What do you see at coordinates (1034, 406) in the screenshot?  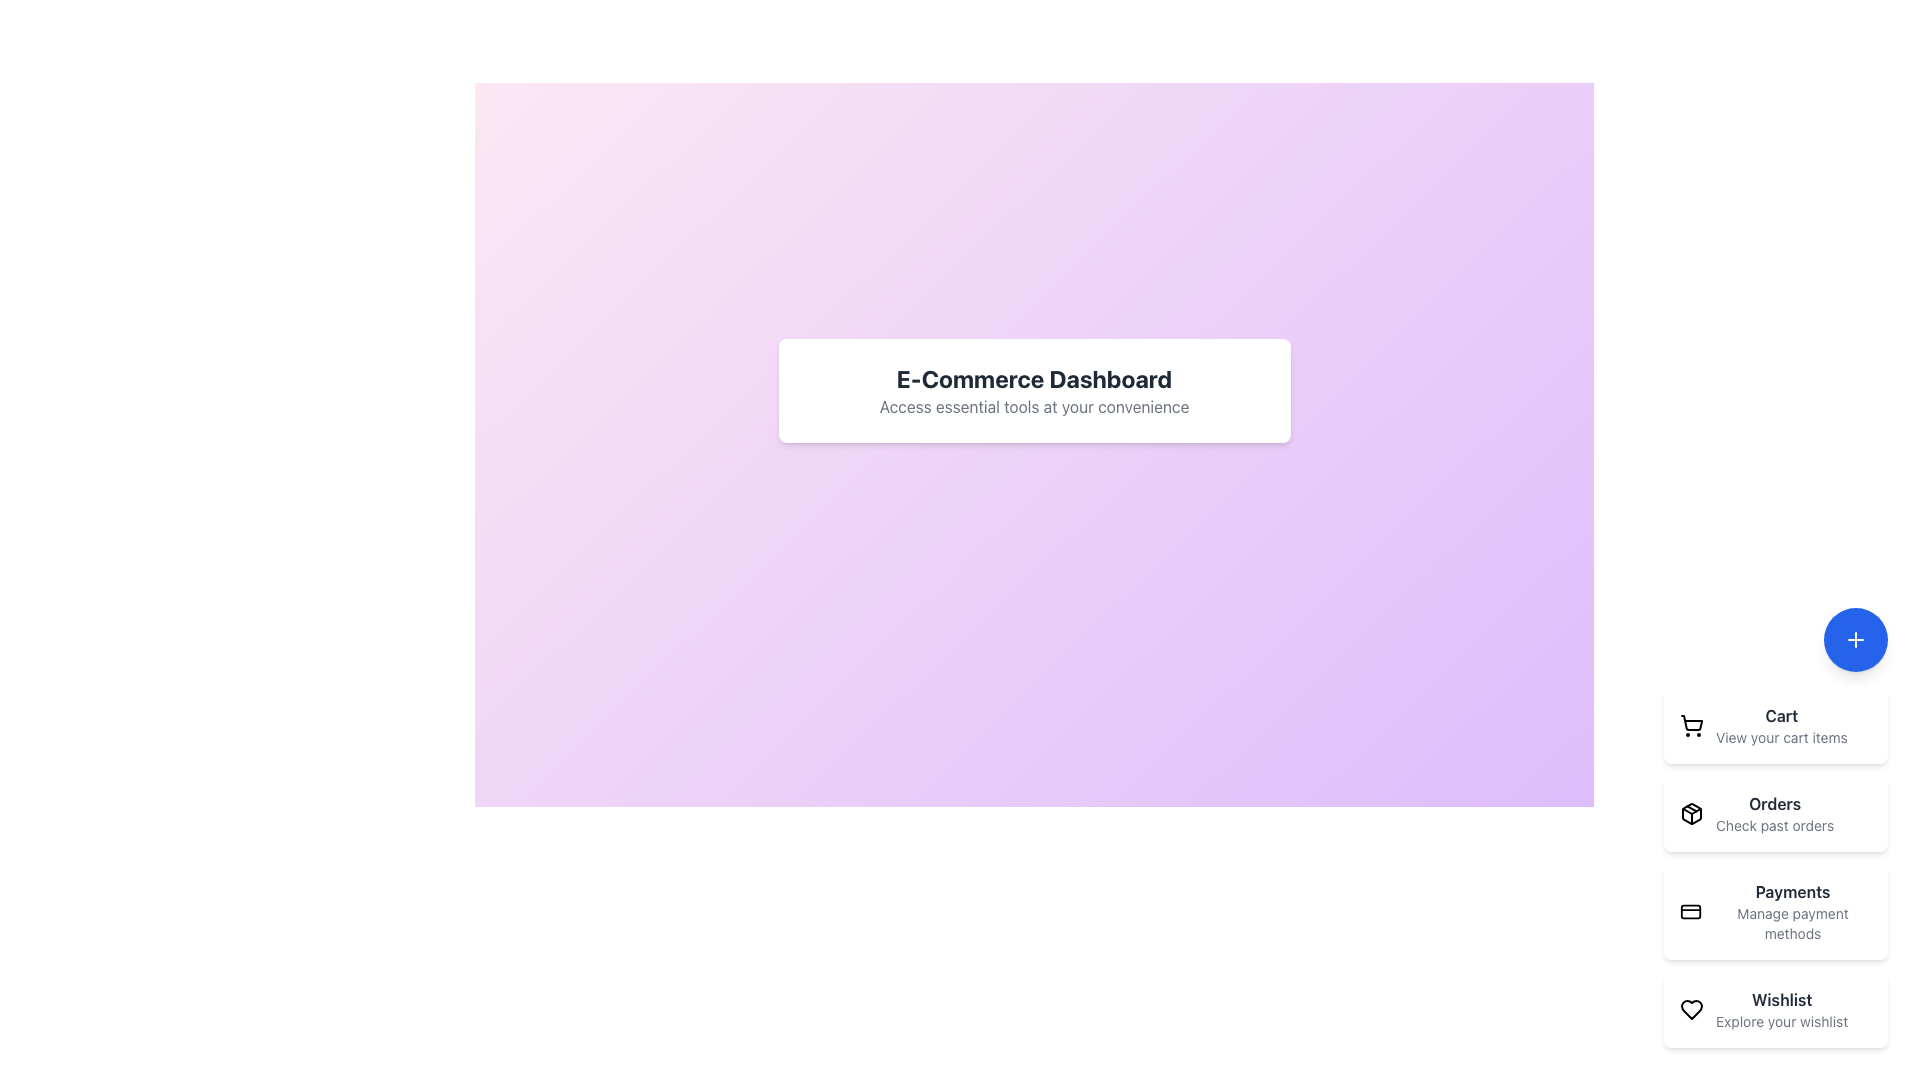 I see `supporting text label that says 'Access essential tools at your convenience,' located below the header 'E-Commerce Dashboard' in a smaller gray font` at bounding box center [1034, 406].